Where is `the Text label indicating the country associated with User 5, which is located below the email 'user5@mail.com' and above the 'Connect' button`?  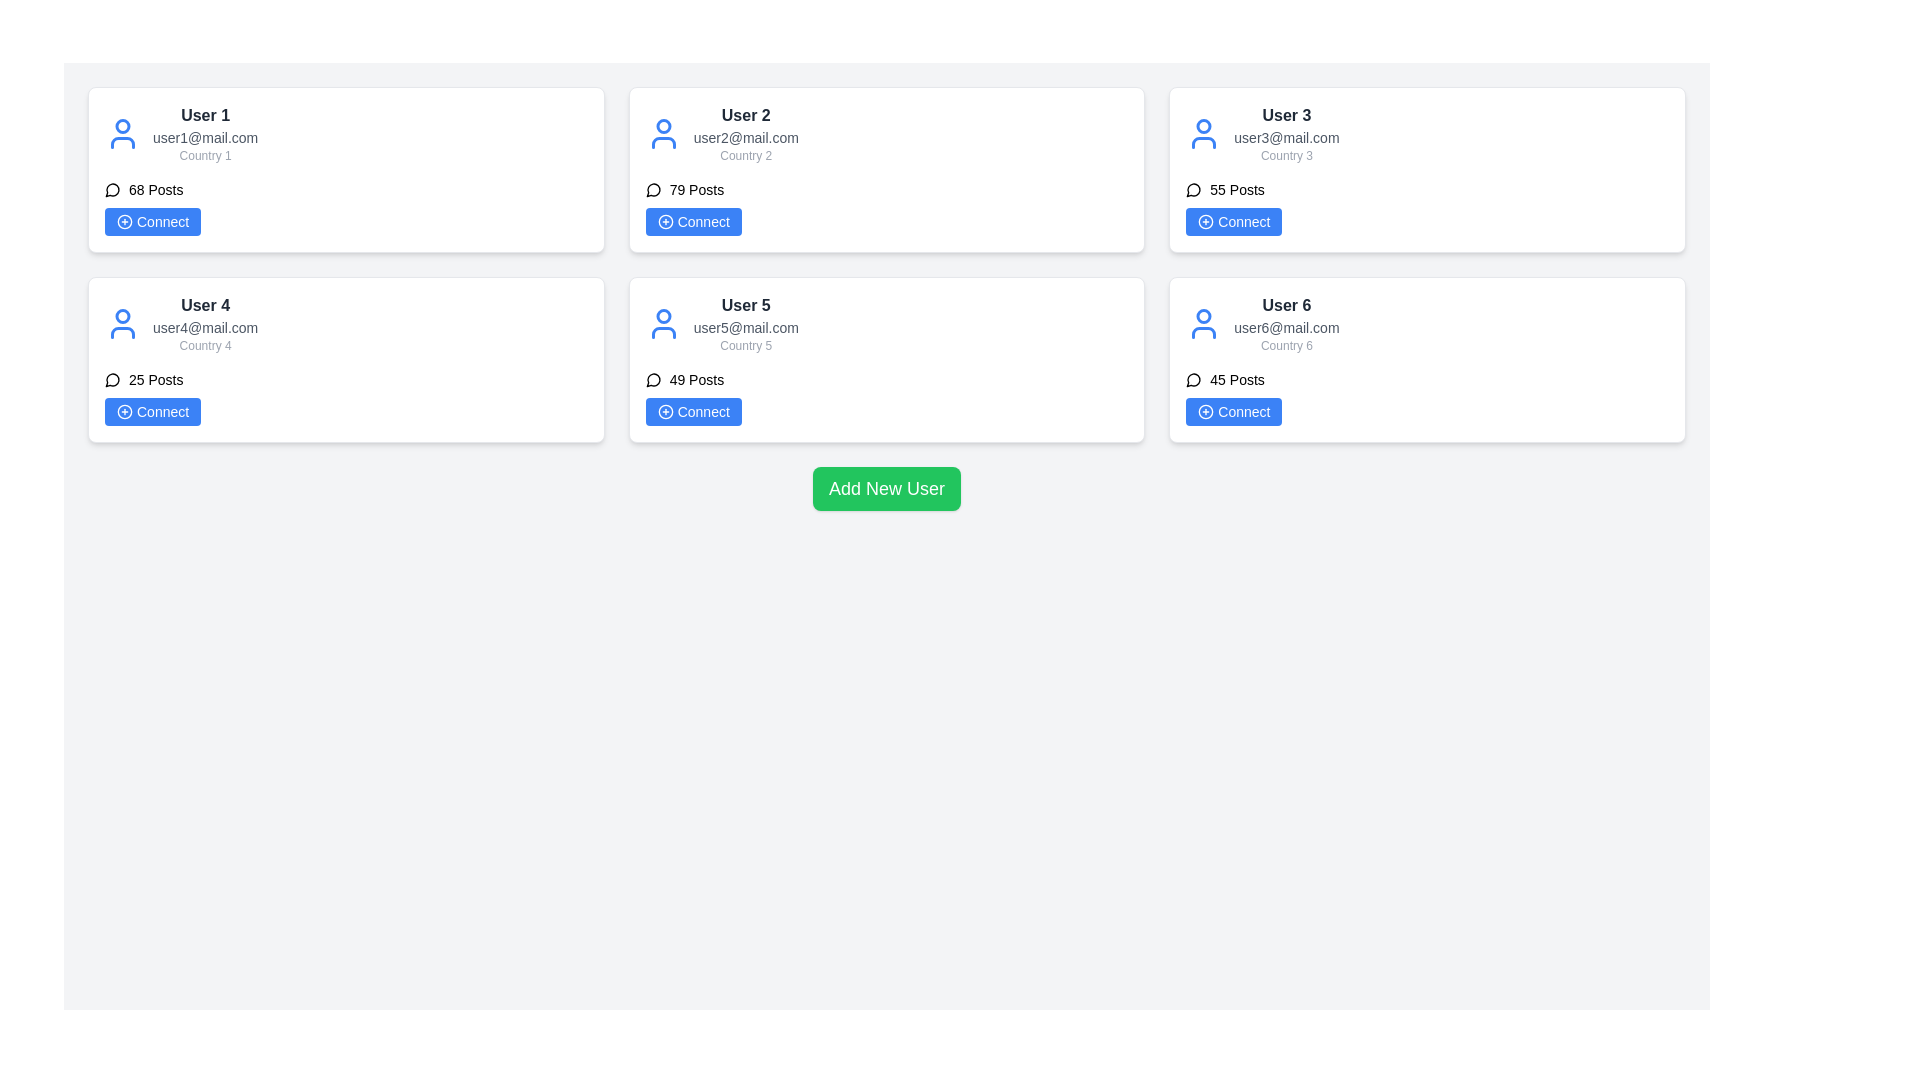
the Text label indicating the country associated with User 5, which is located below the email 'user5@mail.com' and above the 'Connect' button is located at coordinates (745, 345).